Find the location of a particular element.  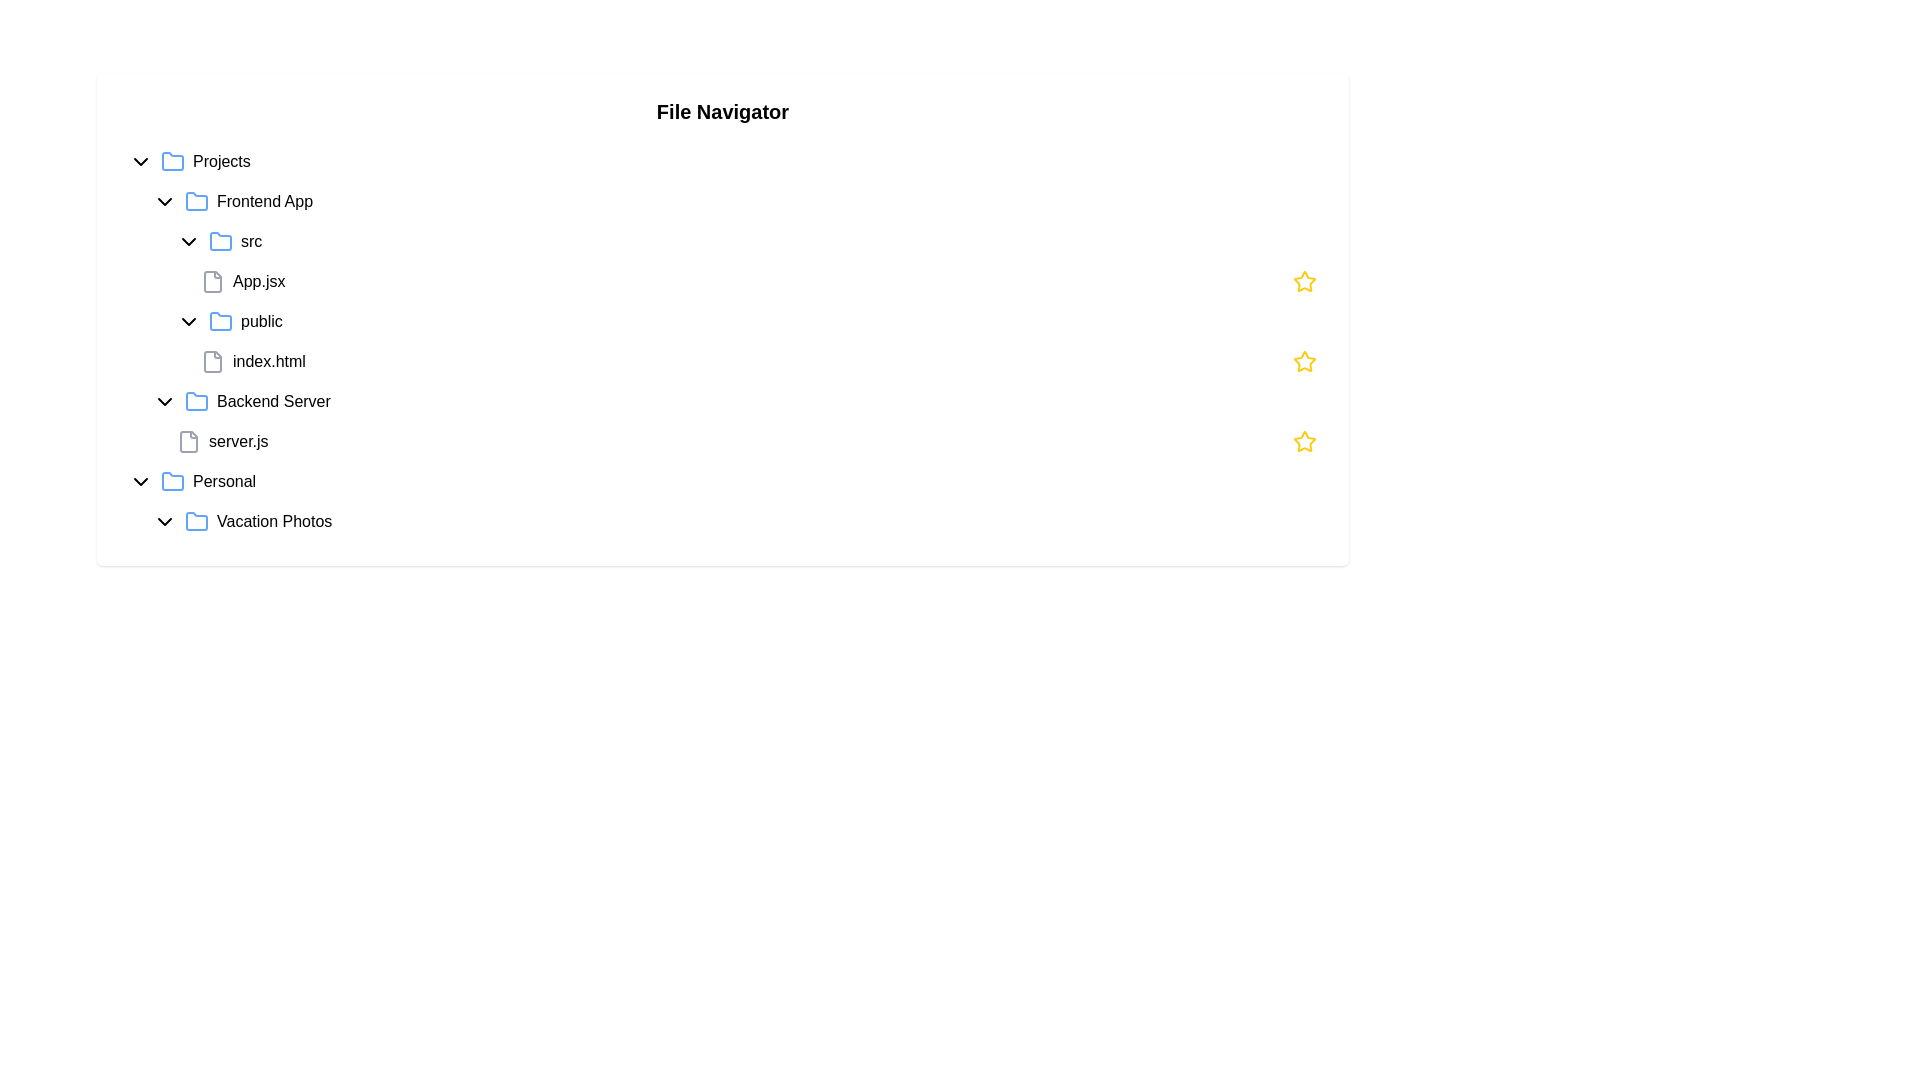

the blue folder icon, which is positioned to the left of the text 'Backend Server' in the file navigation interface is located at coordinates (196, 401).